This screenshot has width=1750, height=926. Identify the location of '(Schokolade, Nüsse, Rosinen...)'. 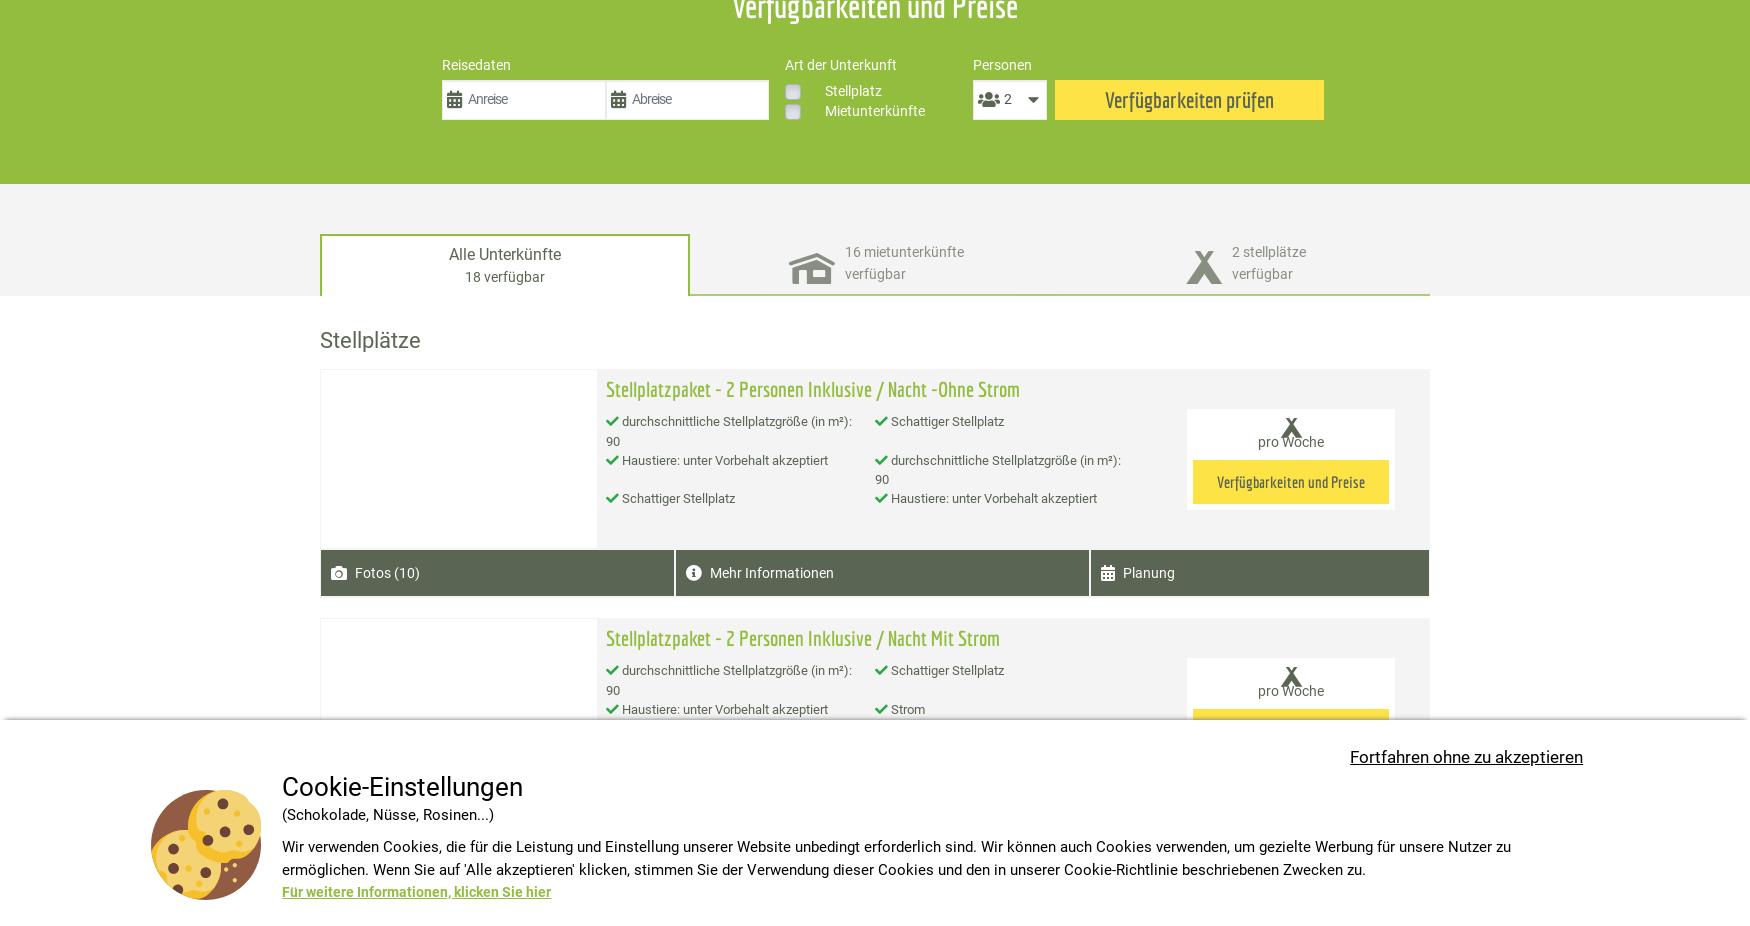
(386, 814).